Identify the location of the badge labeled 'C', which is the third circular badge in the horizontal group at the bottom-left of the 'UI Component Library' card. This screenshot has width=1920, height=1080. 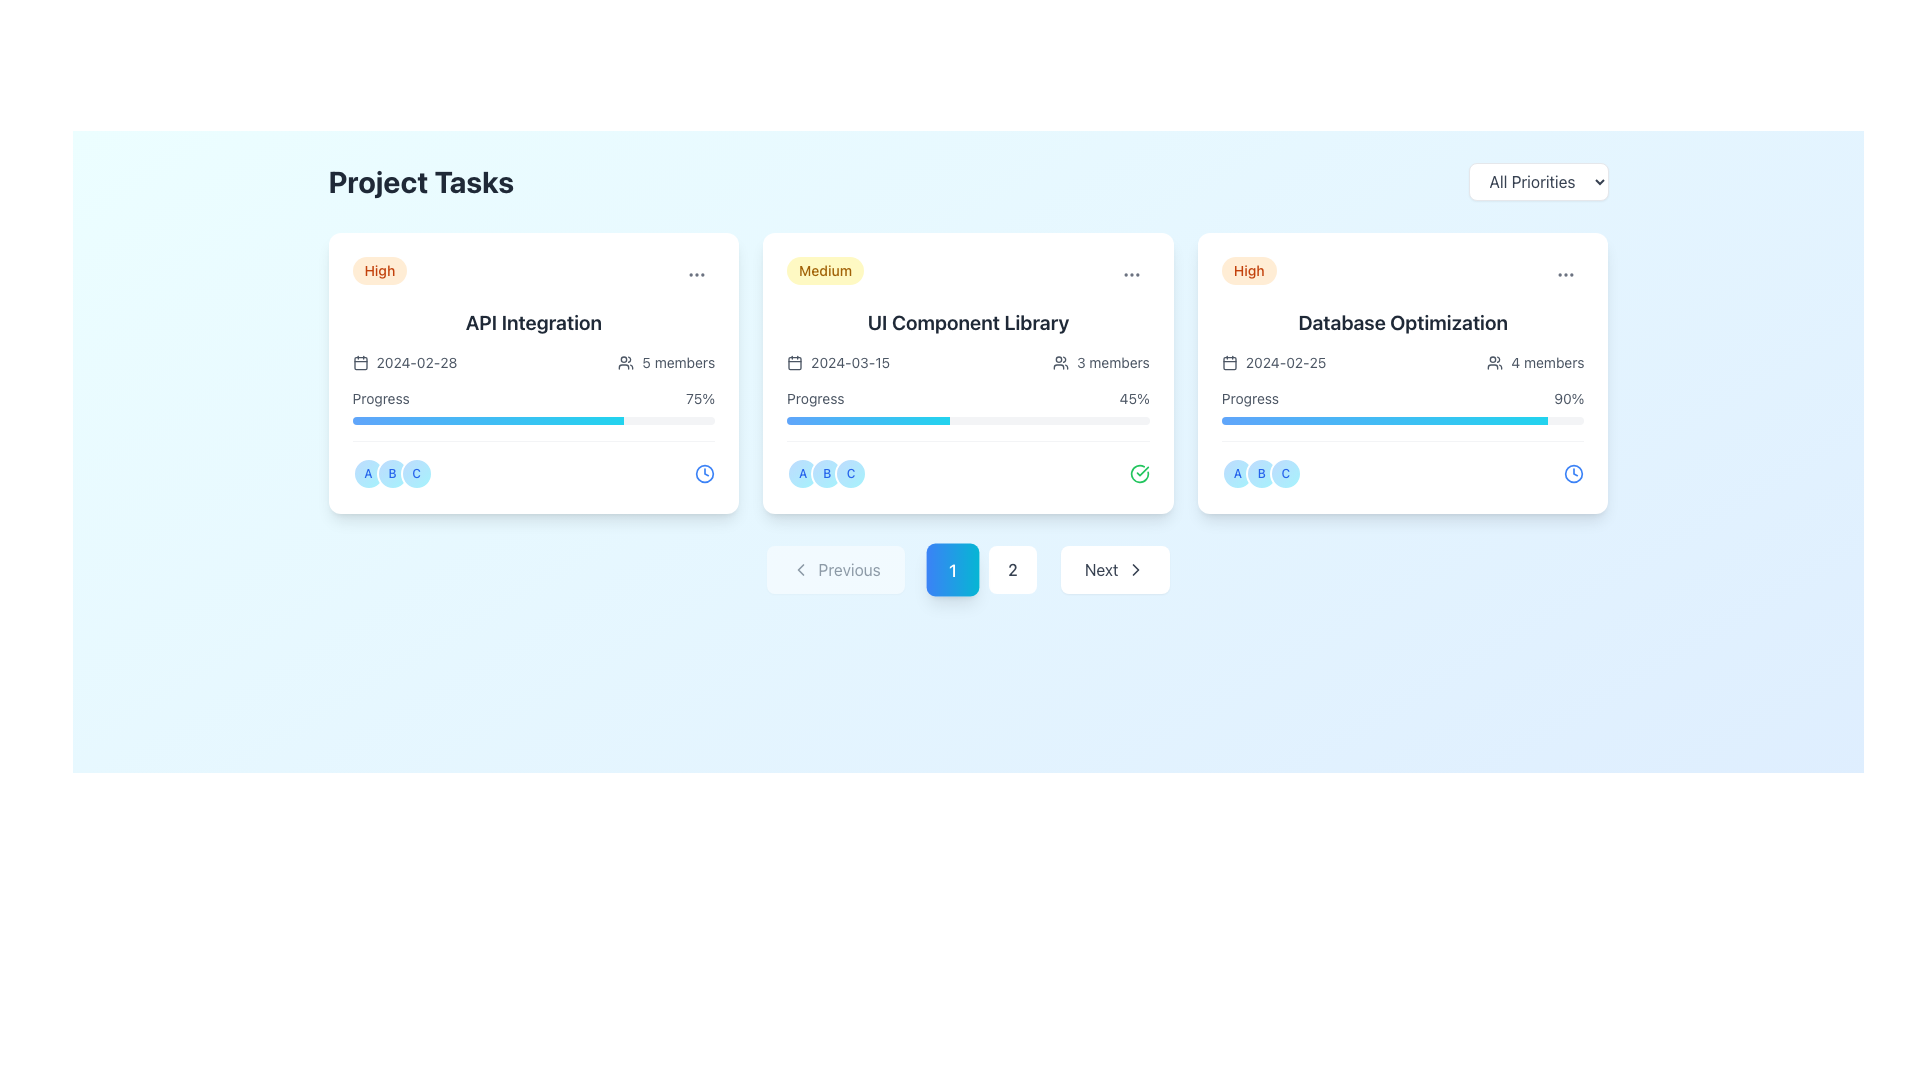
(851, 474).